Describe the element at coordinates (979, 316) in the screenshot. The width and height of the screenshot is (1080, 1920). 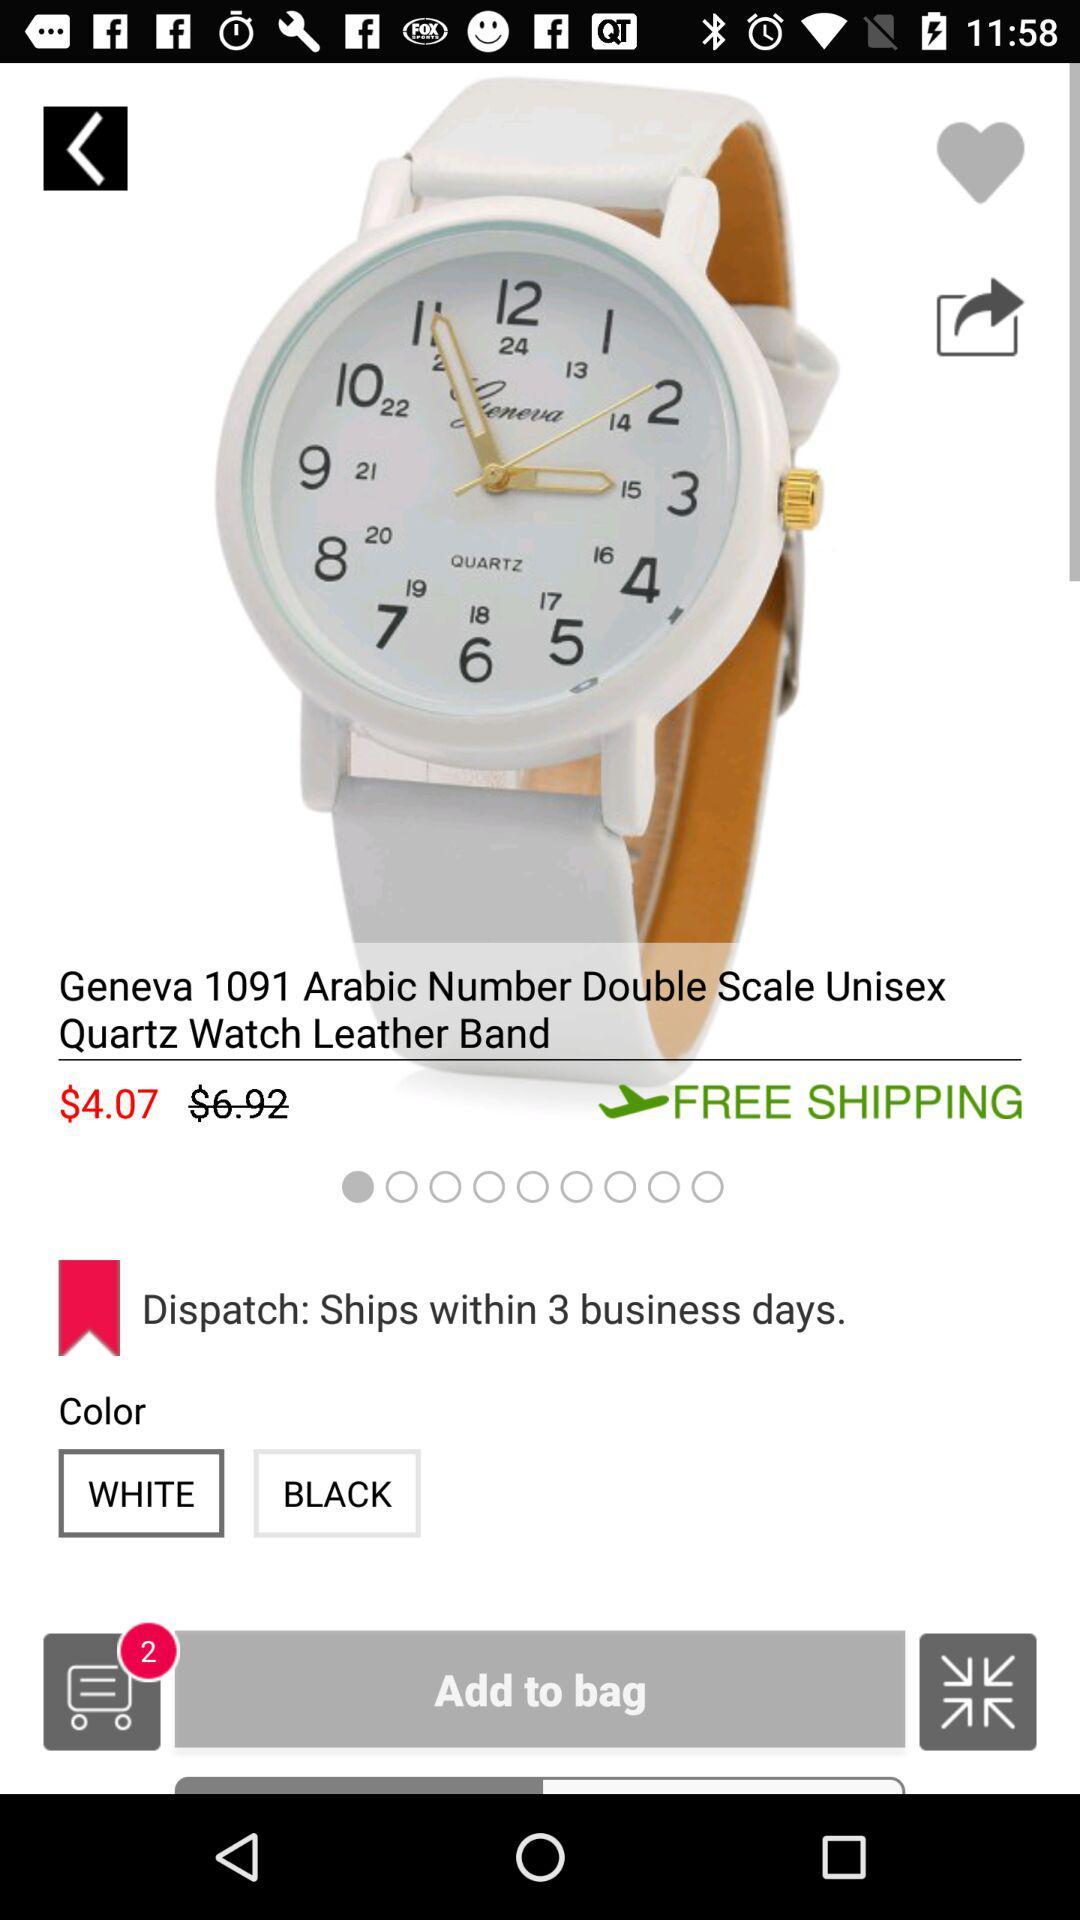
I see `the share icon` at that location.